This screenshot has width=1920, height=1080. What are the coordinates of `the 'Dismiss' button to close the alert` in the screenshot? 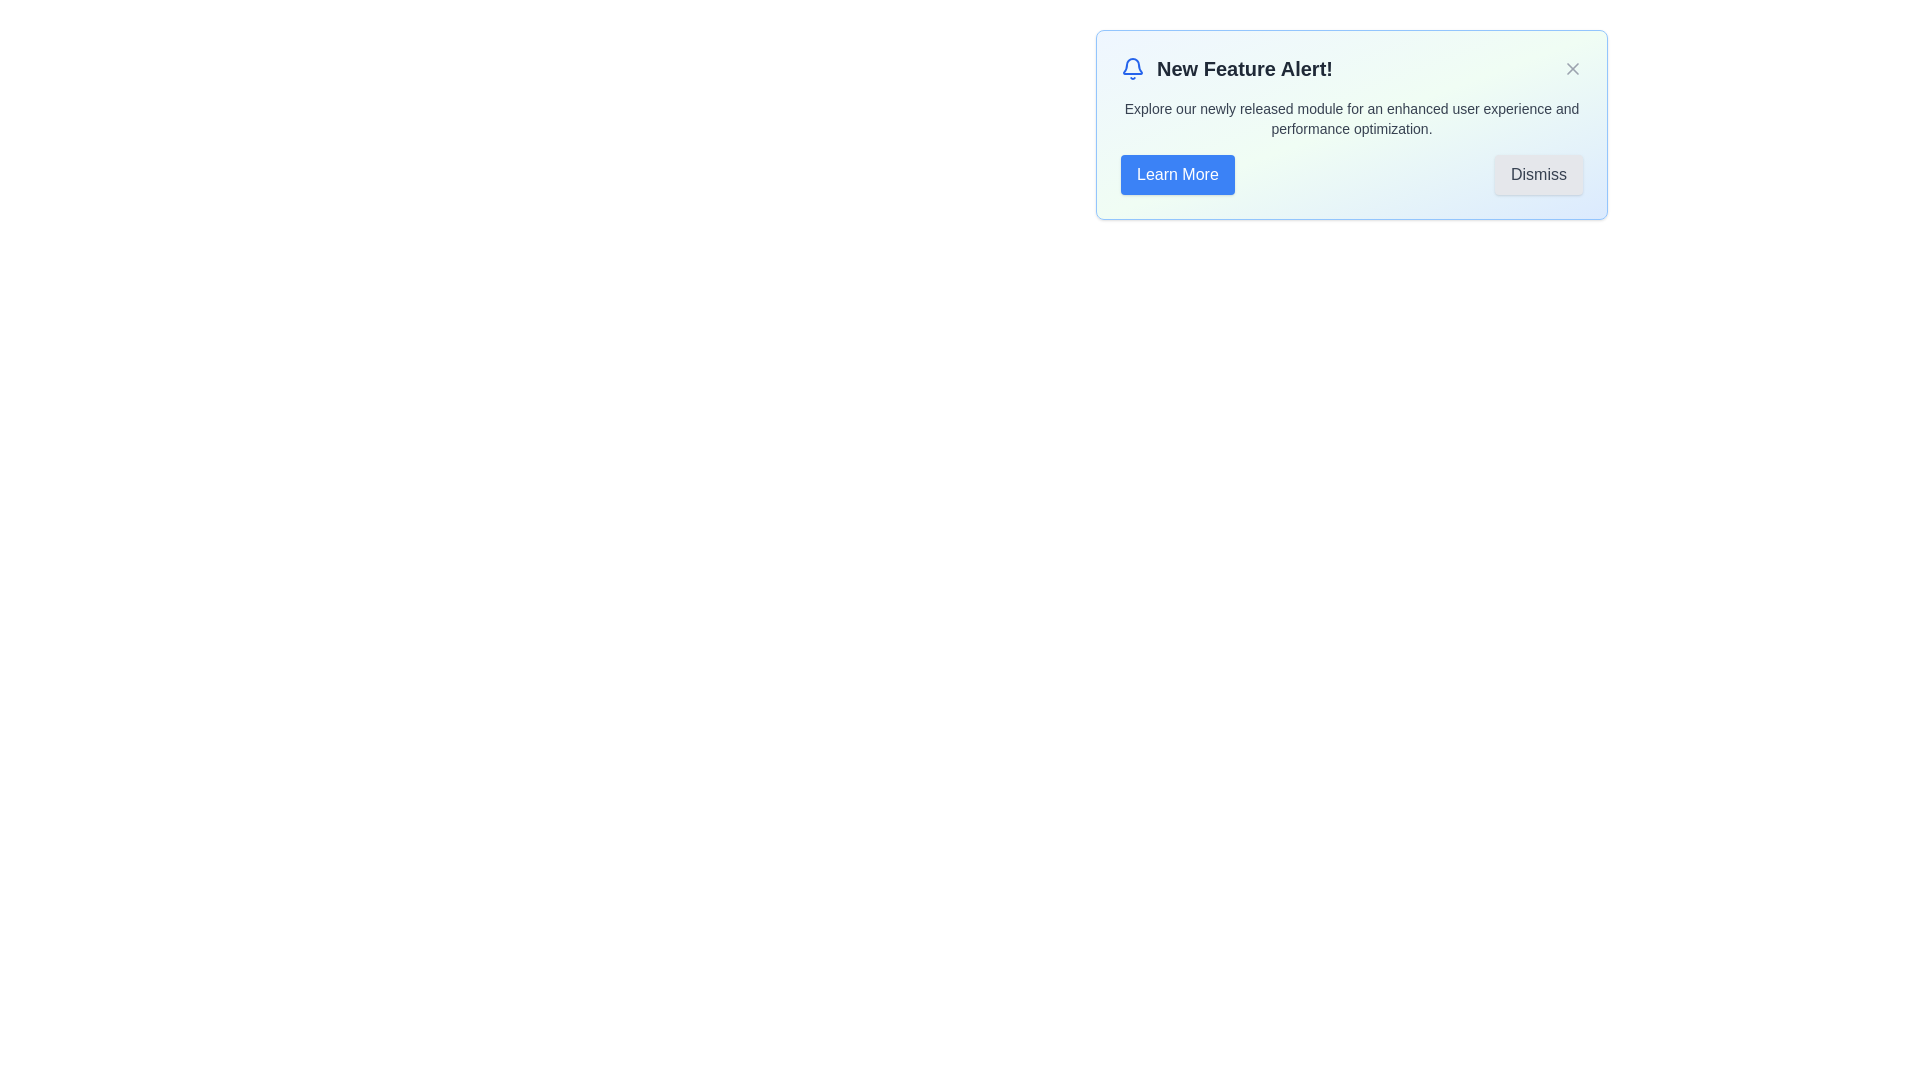 It's located at (1538, 173).